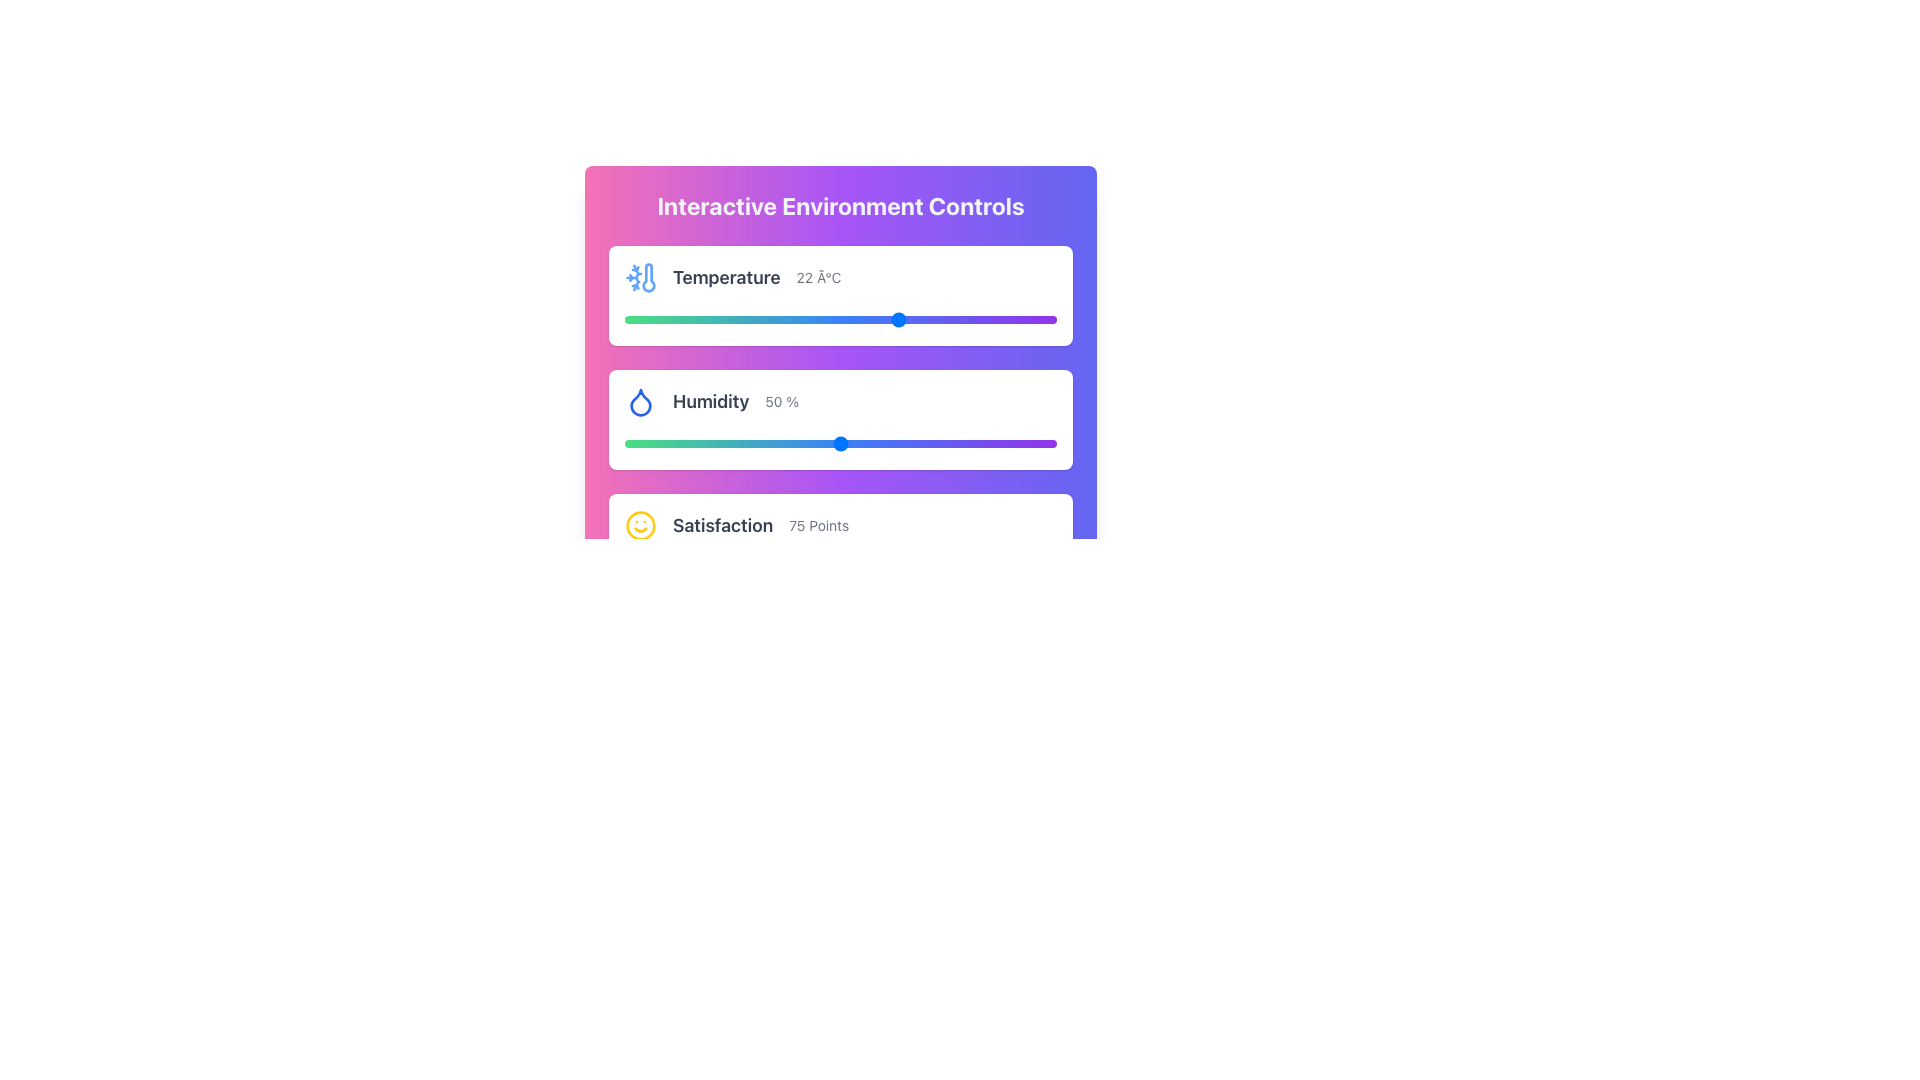 The height and width of the screenshot is (1080, 1920). What do you see at coordinates (632, 319) in the screenshot?
I see `the slider` at bounding box center [632, 319].